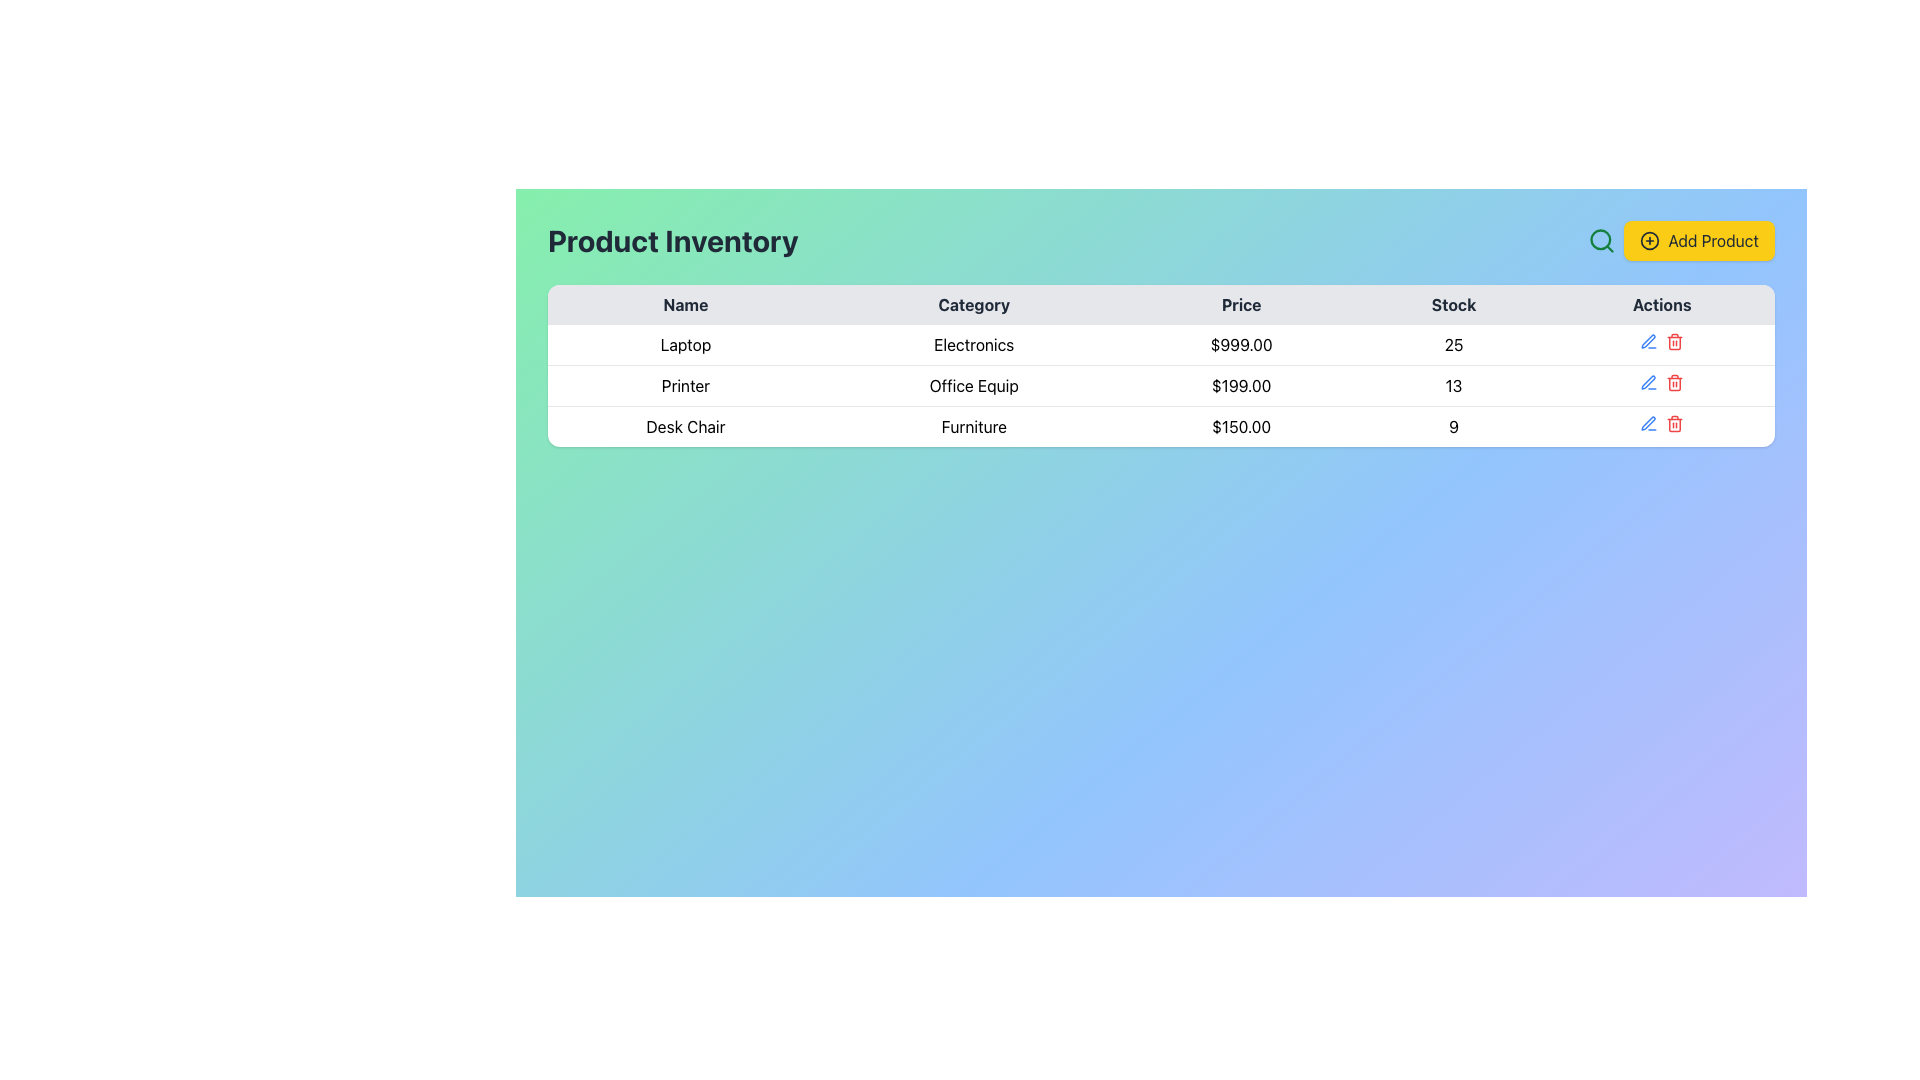 The height and width of the screenshot is (1080, 1920). I want to click on the Text Label that serves as the visual column header for the action buttons in the table, positioned at the far right of the header row, so click(1662, 304).